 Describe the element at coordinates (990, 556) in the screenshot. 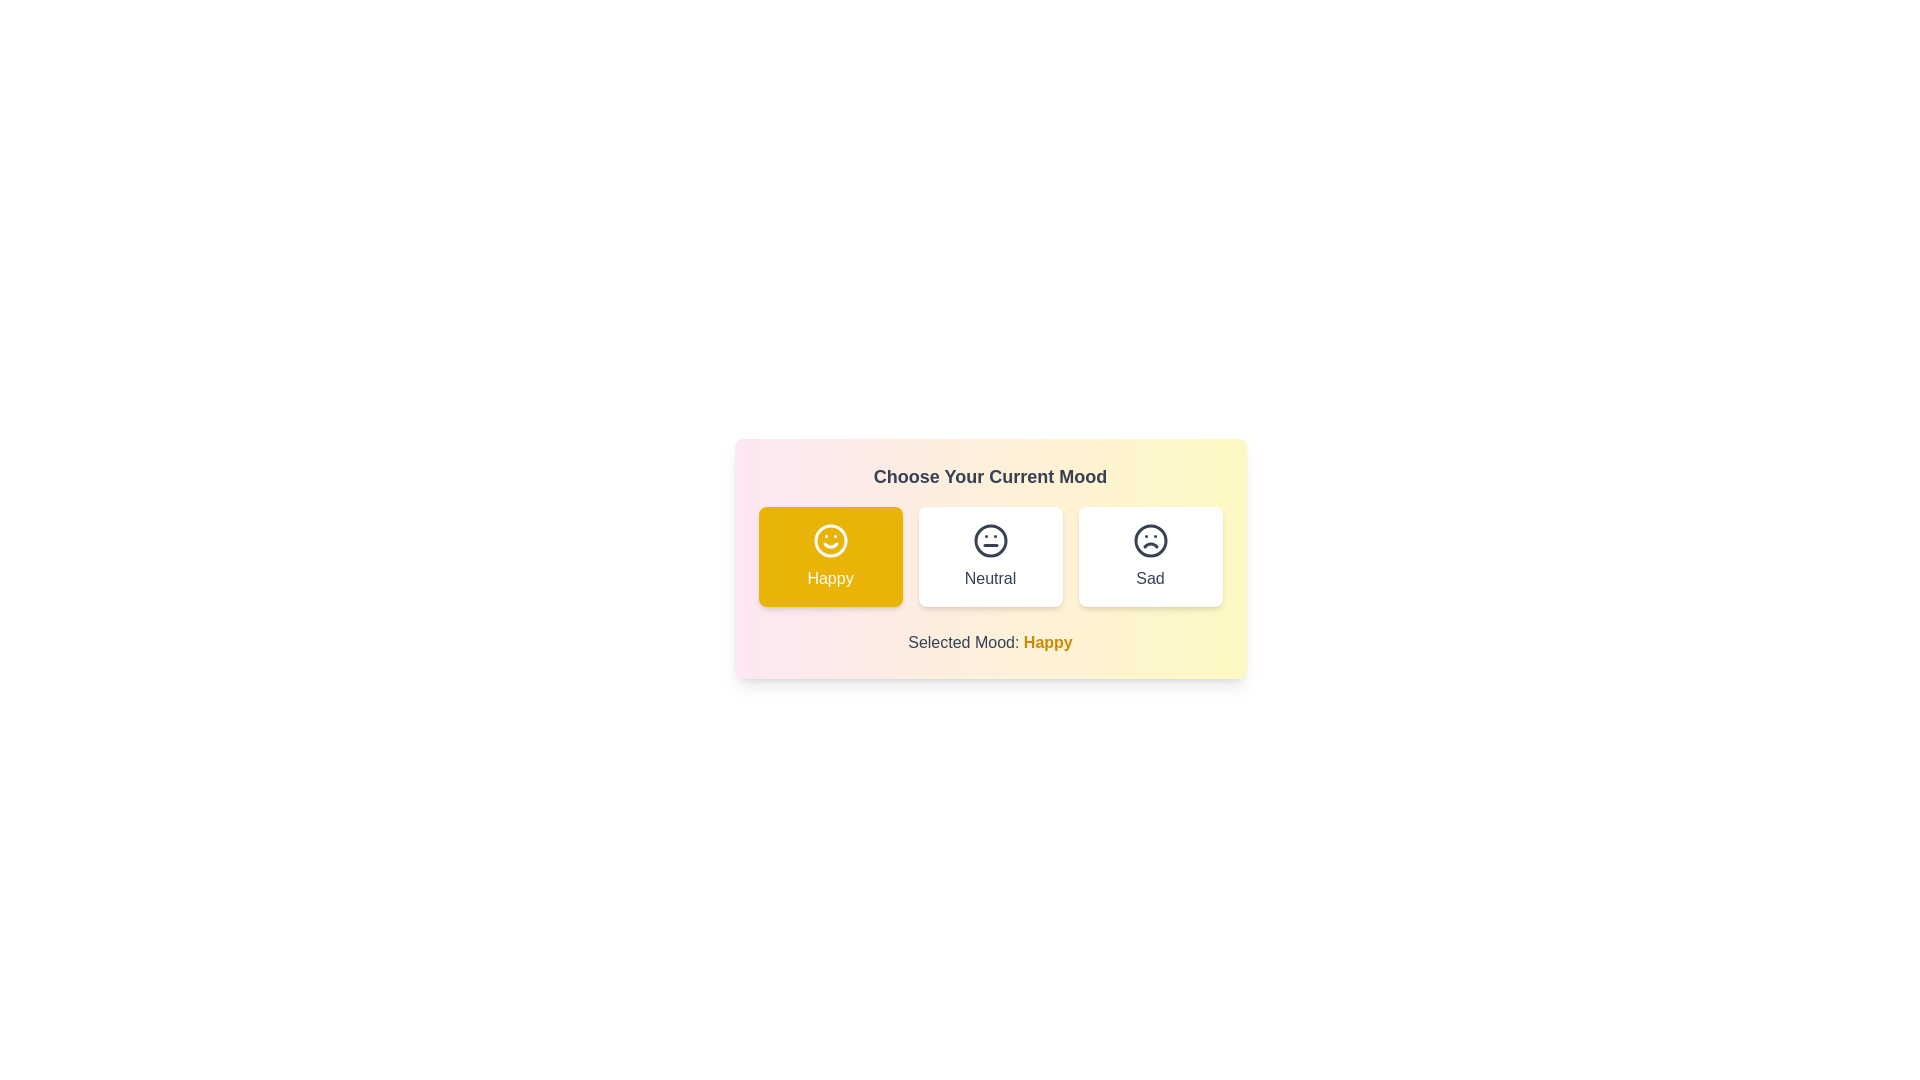

I see `the mood button corresponding to neutral` at that location.